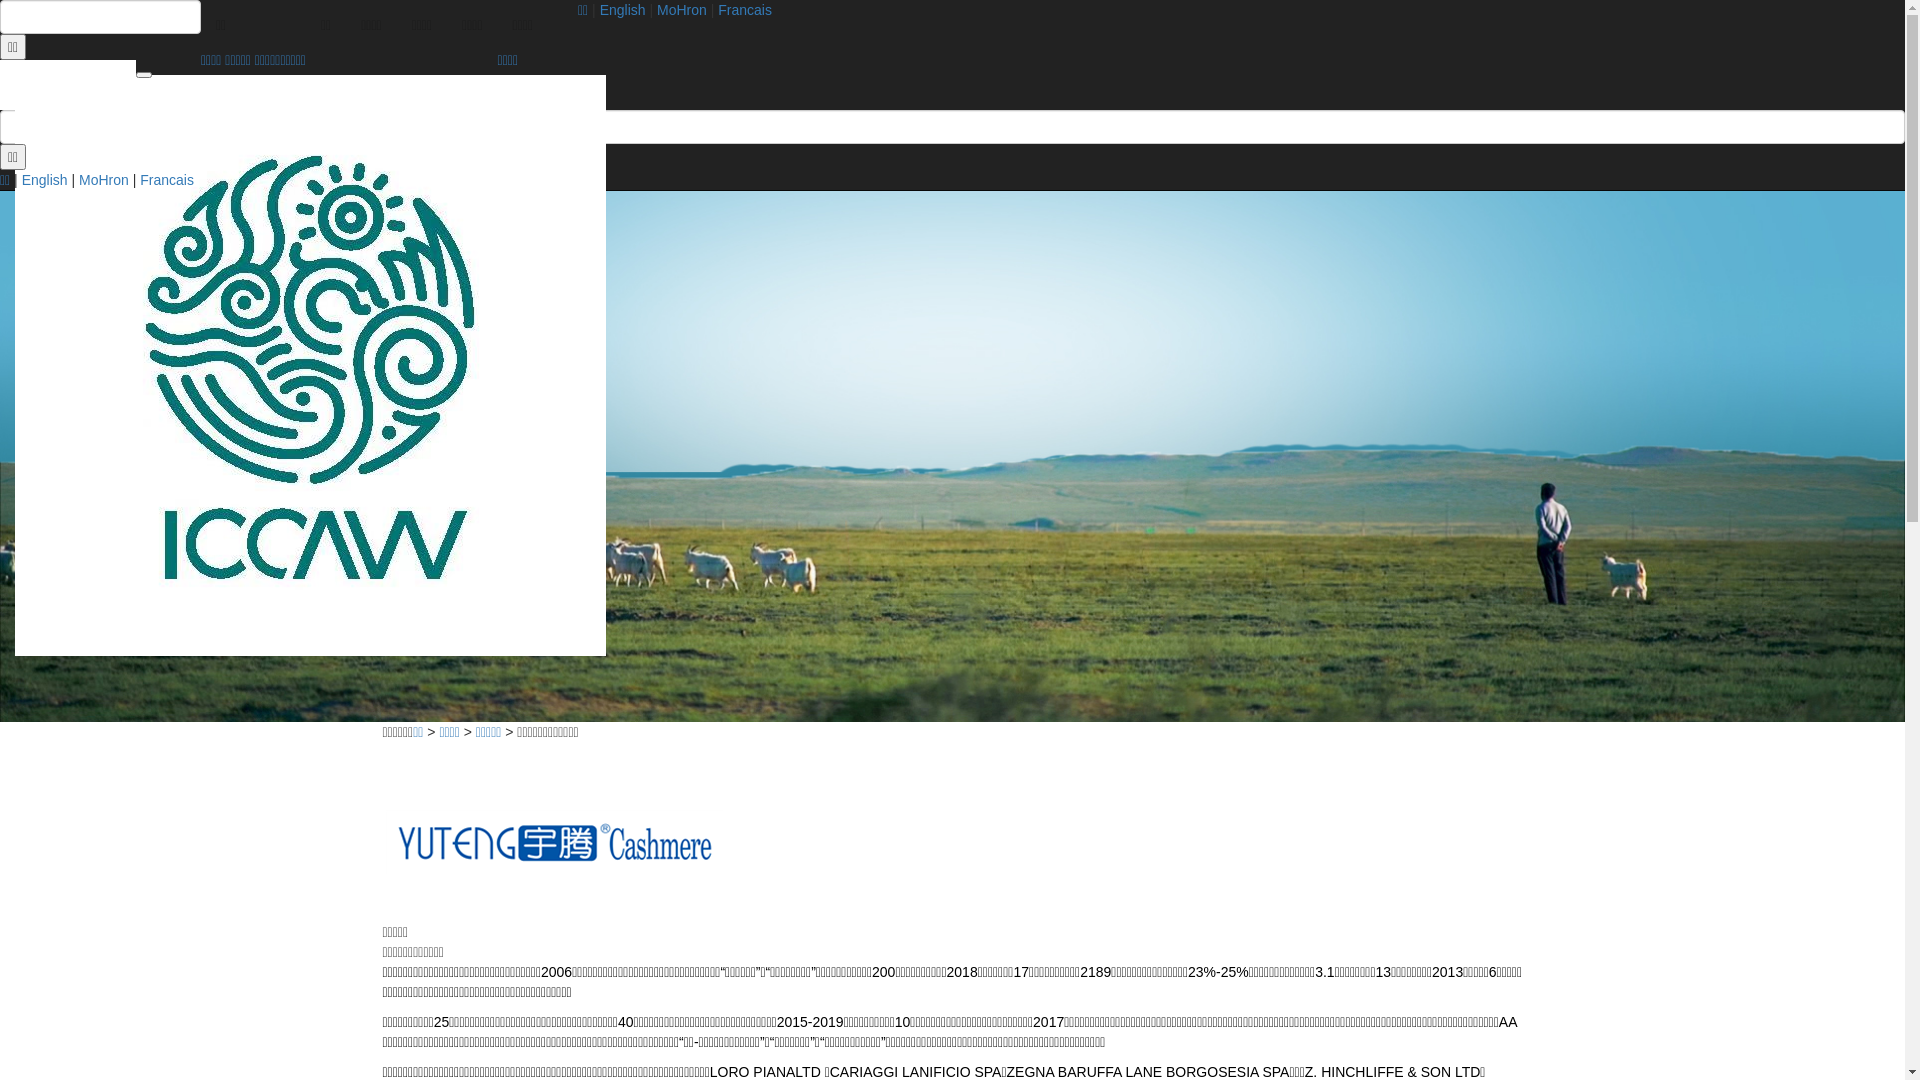 The width and height of the screenshot is (1920, 1080). Describe the element at coordinates (22, 180) in the screenshot. I see `'English'` at that location.